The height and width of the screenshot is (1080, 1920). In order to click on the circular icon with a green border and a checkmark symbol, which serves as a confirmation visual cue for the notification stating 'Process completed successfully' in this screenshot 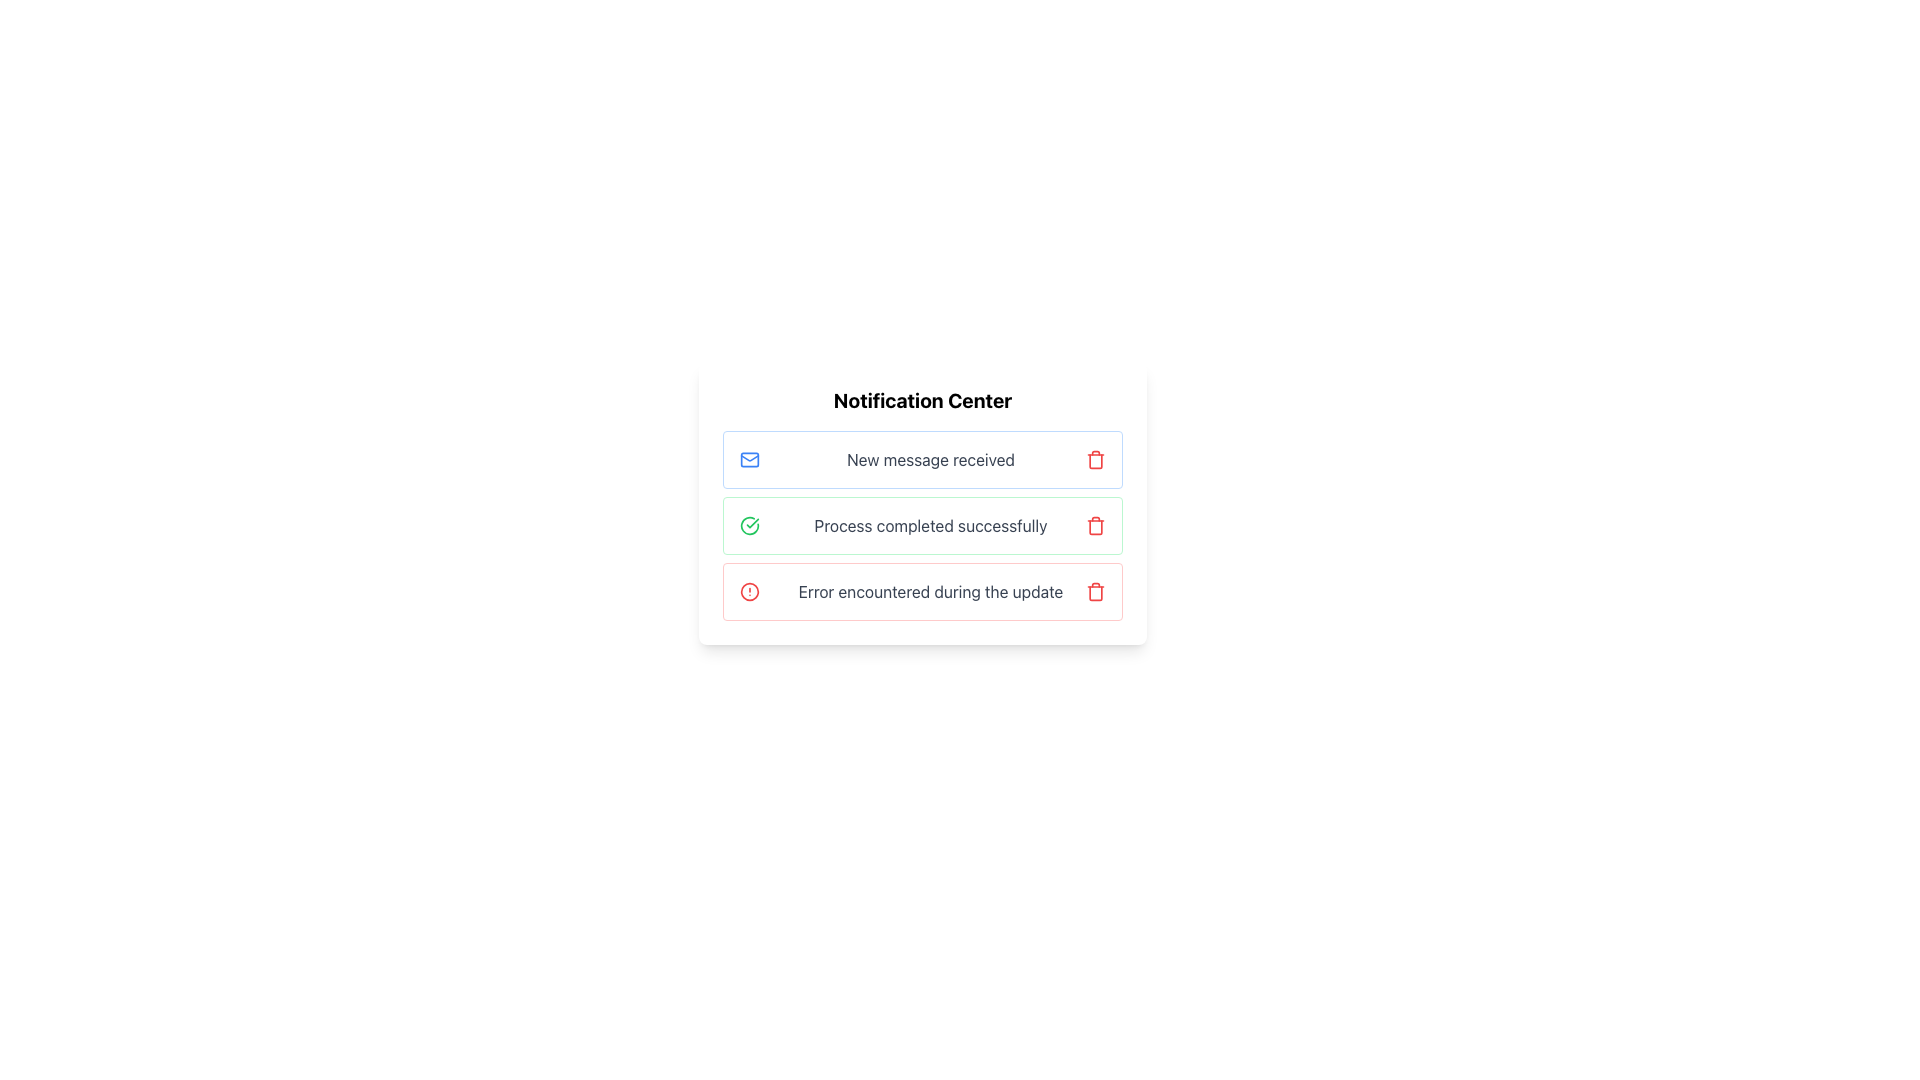, I will do `click(748, 524)`.